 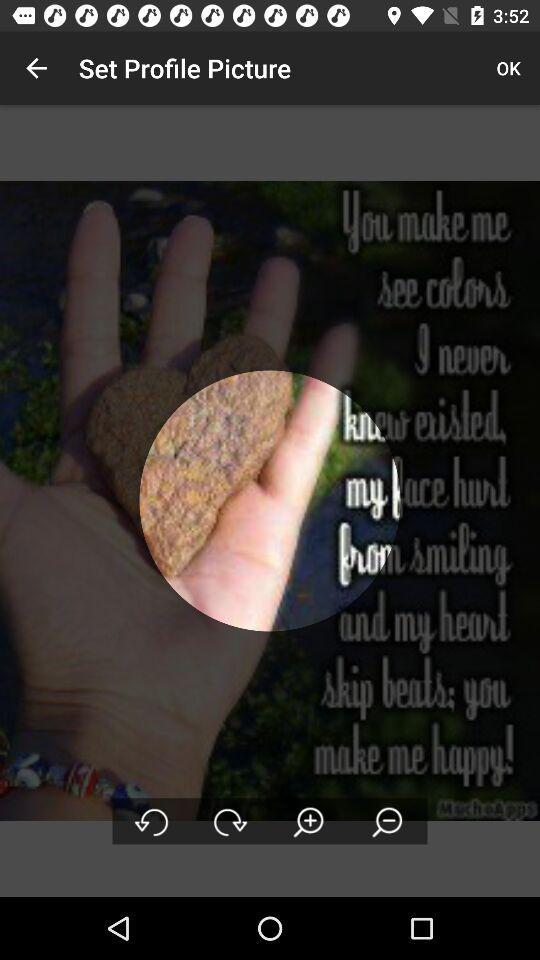 What do you see at coordinates (508, 68) in the screenshot?
I see `the ok icon` at bounding box center [508, 68].